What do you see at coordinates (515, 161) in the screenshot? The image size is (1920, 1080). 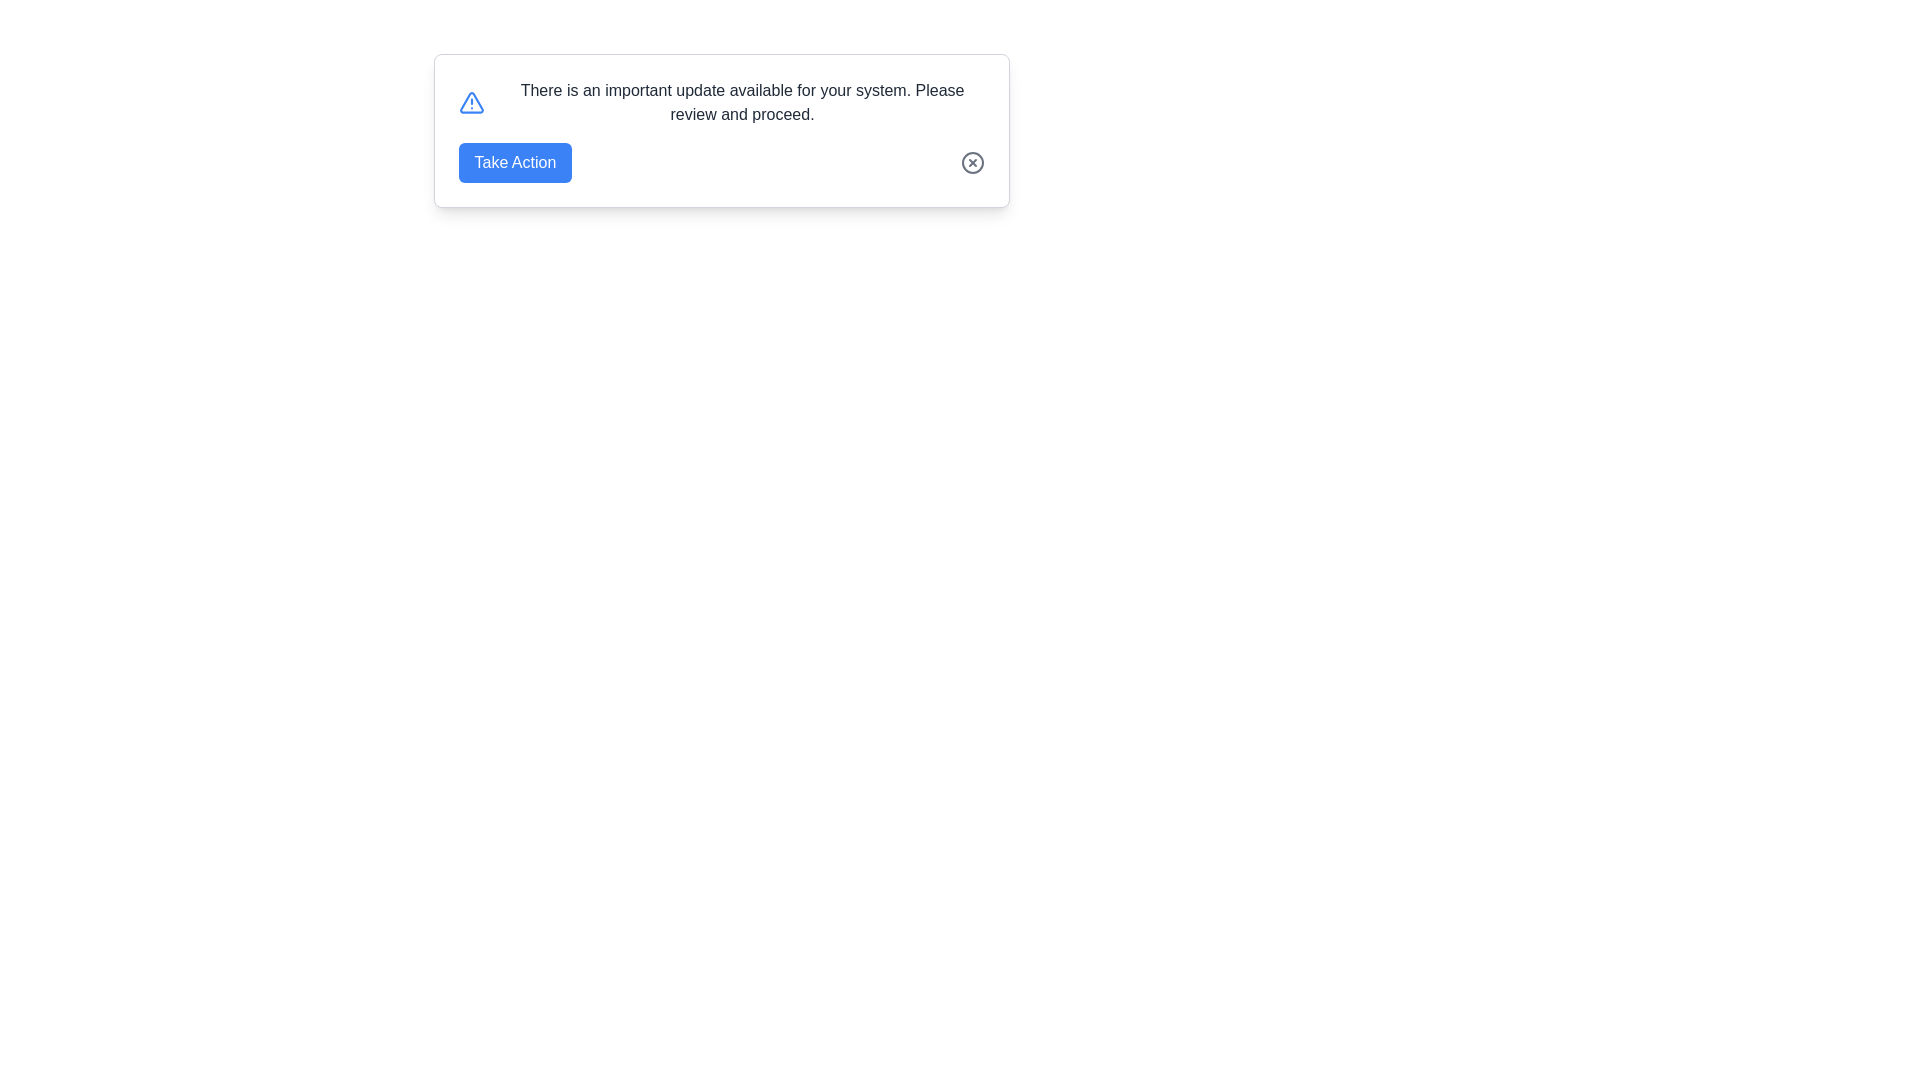 I see `'Take Action' button to trigger the respective functionality` at bounding box center [515, 161].